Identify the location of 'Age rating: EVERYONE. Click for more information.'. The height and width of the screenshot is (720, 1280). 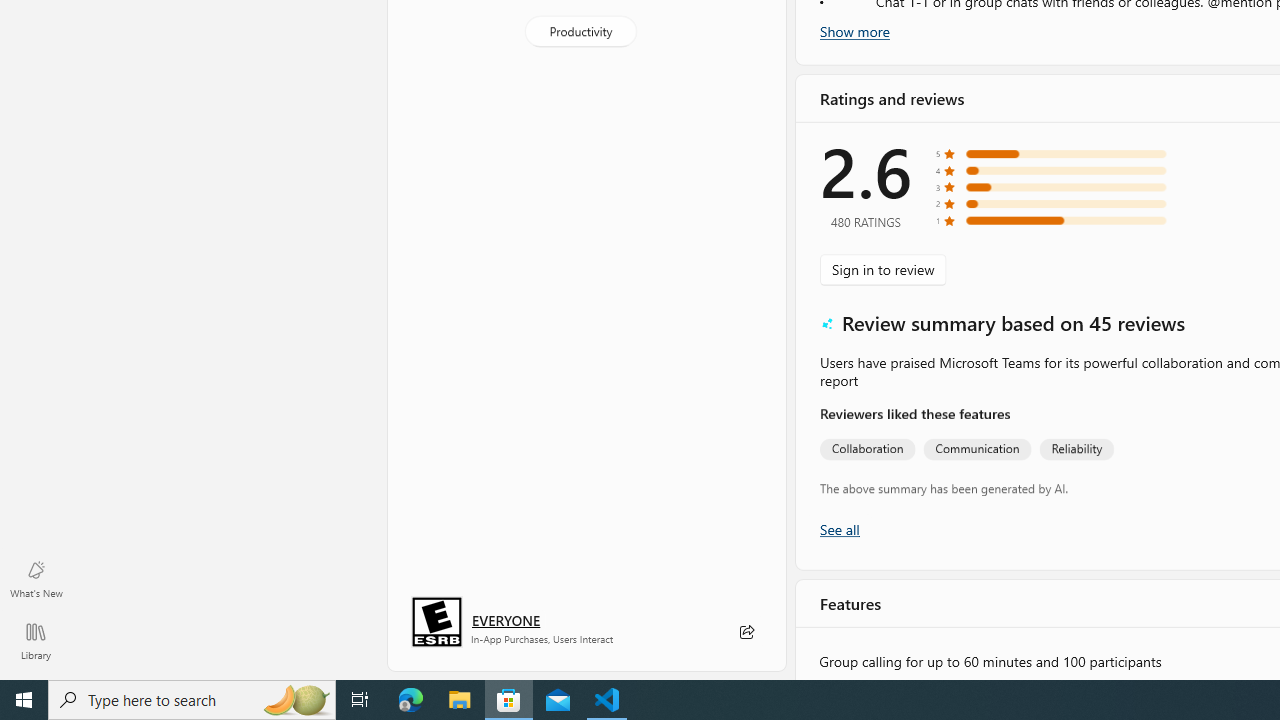
(506, 618).